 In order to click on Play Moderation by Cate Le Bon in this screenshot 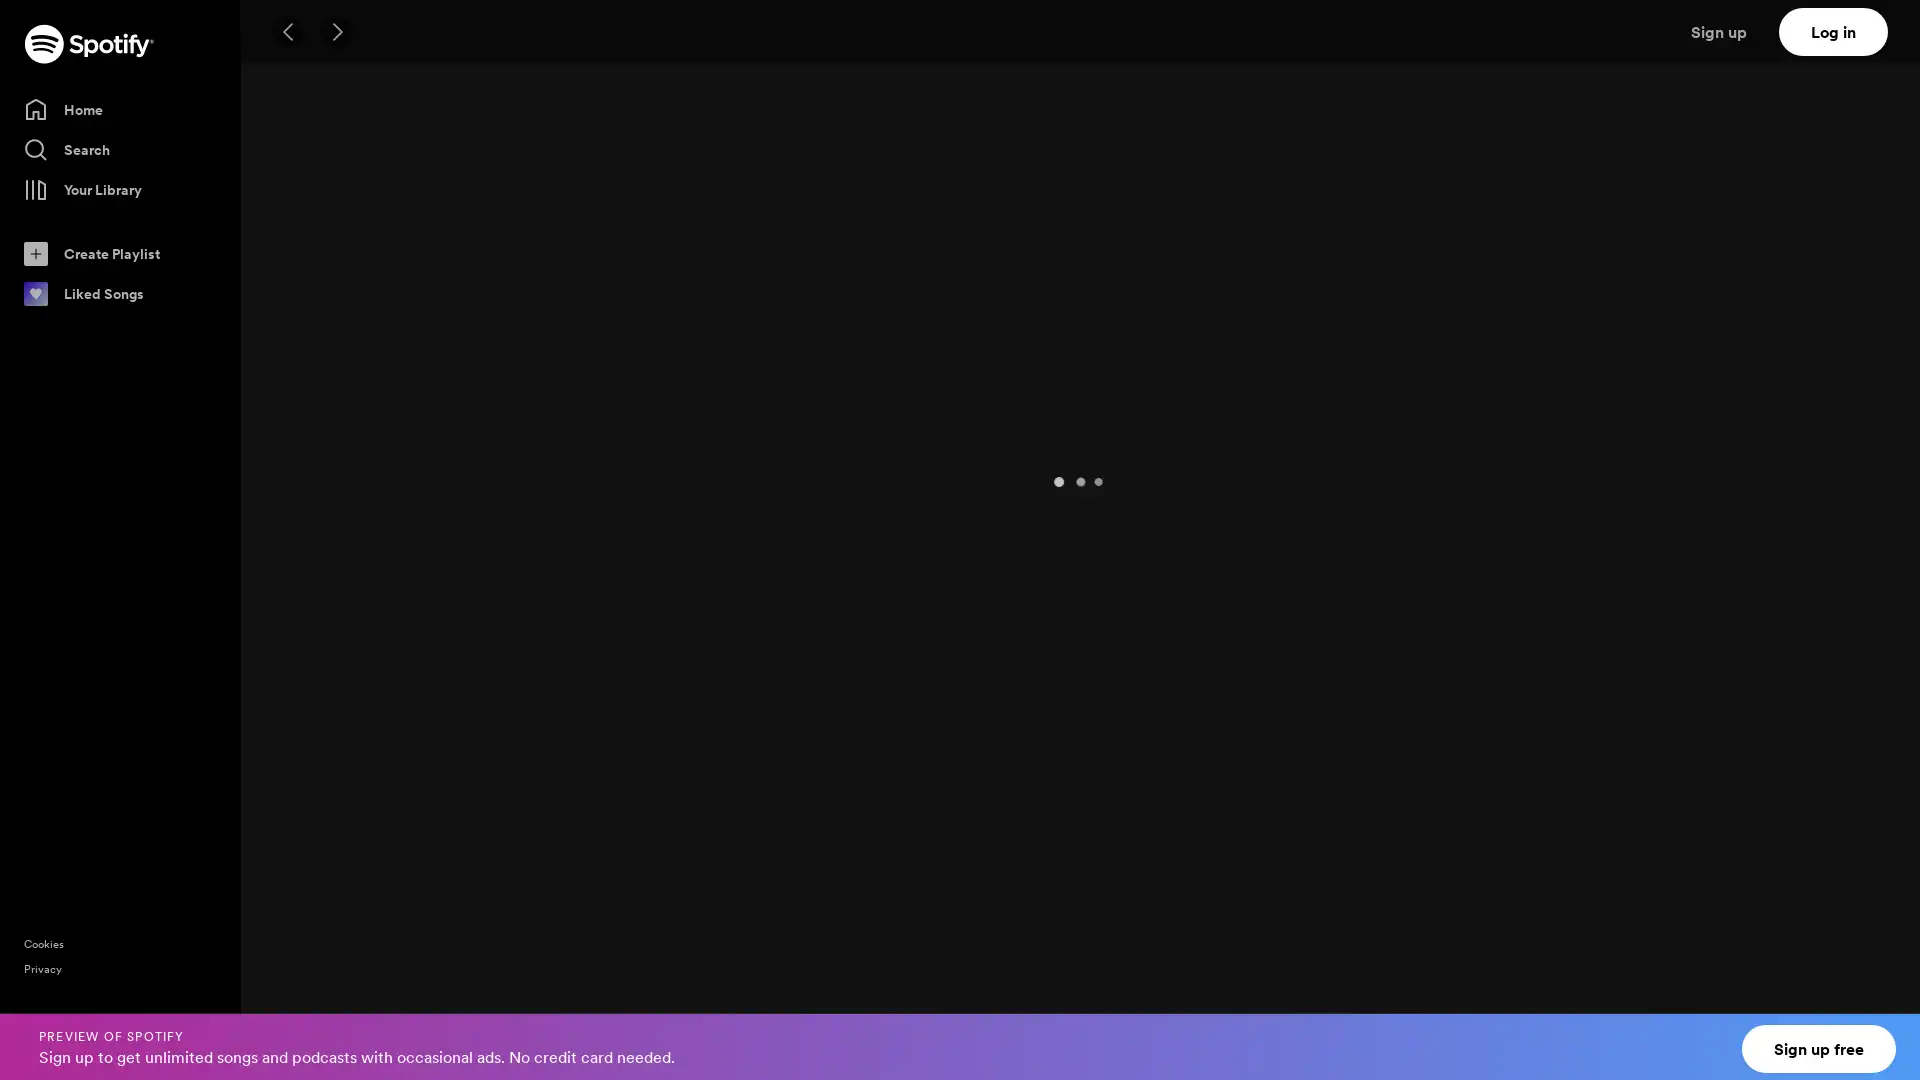, I will do `click(297, 1029)`.